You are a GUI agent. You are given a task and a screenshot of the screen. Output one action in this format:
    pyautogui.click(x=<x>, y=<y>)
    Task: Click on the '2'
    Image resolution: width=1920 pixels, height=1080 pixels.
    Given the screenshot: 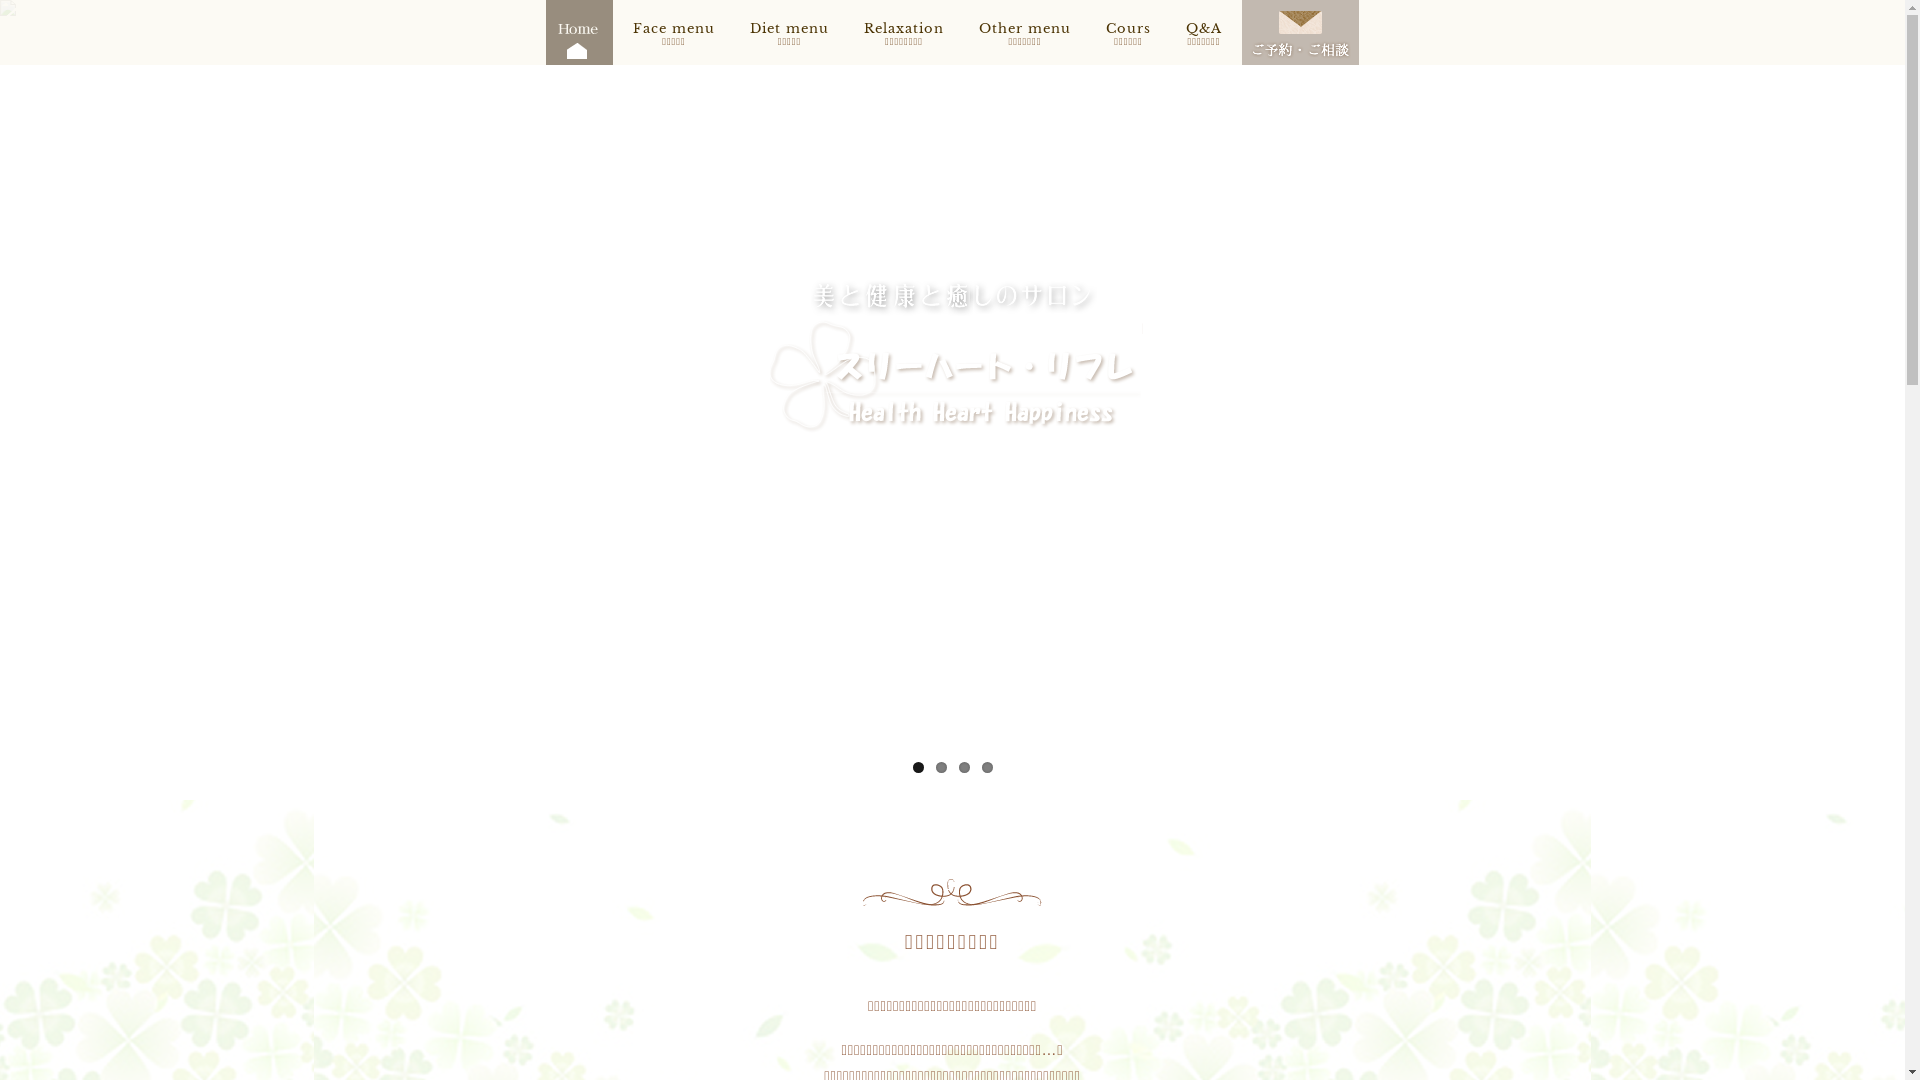 What is the action you would take?
    pyautogui.click(x=940, y=766)
    